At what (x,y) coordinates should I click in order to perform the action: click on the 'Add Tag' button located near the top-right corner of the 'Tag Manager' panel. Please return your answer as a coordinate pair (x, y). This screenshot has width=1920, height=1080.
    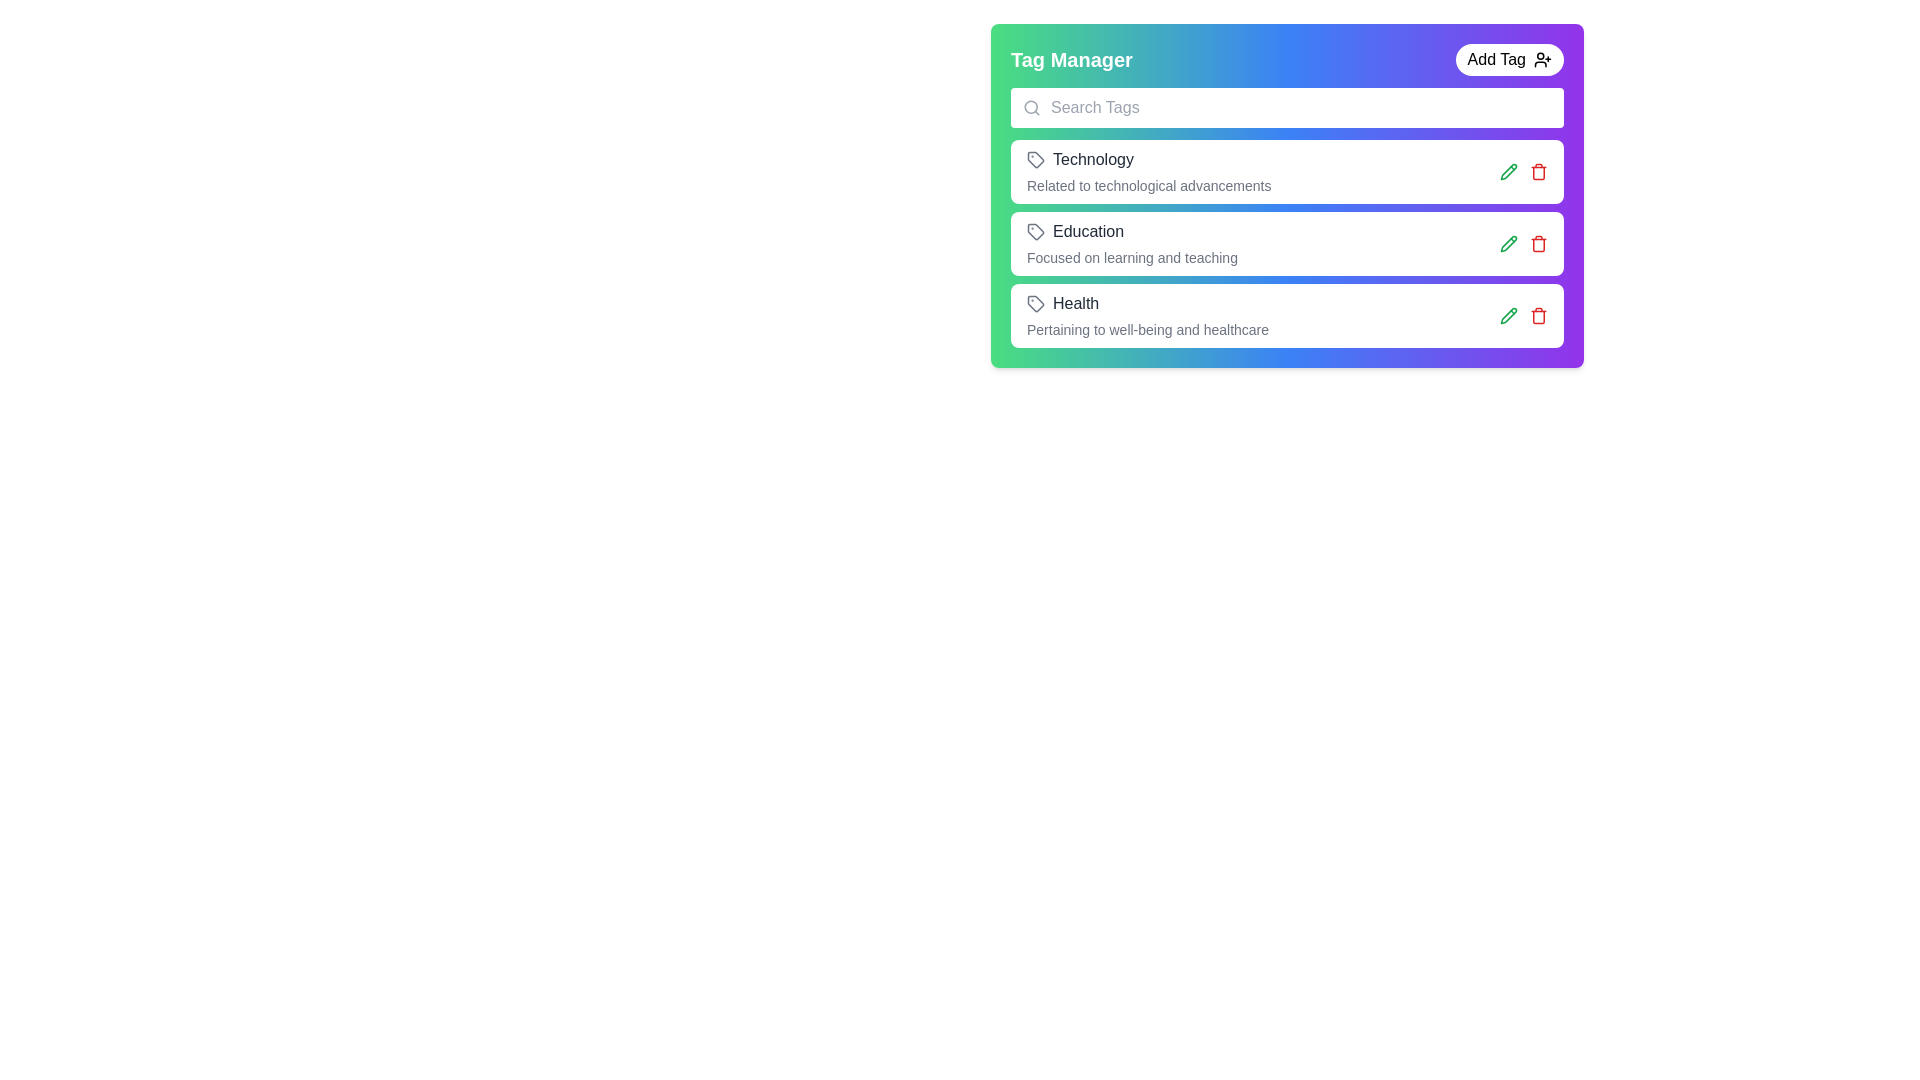
    Looking at the image, I should click on (1509, 59).